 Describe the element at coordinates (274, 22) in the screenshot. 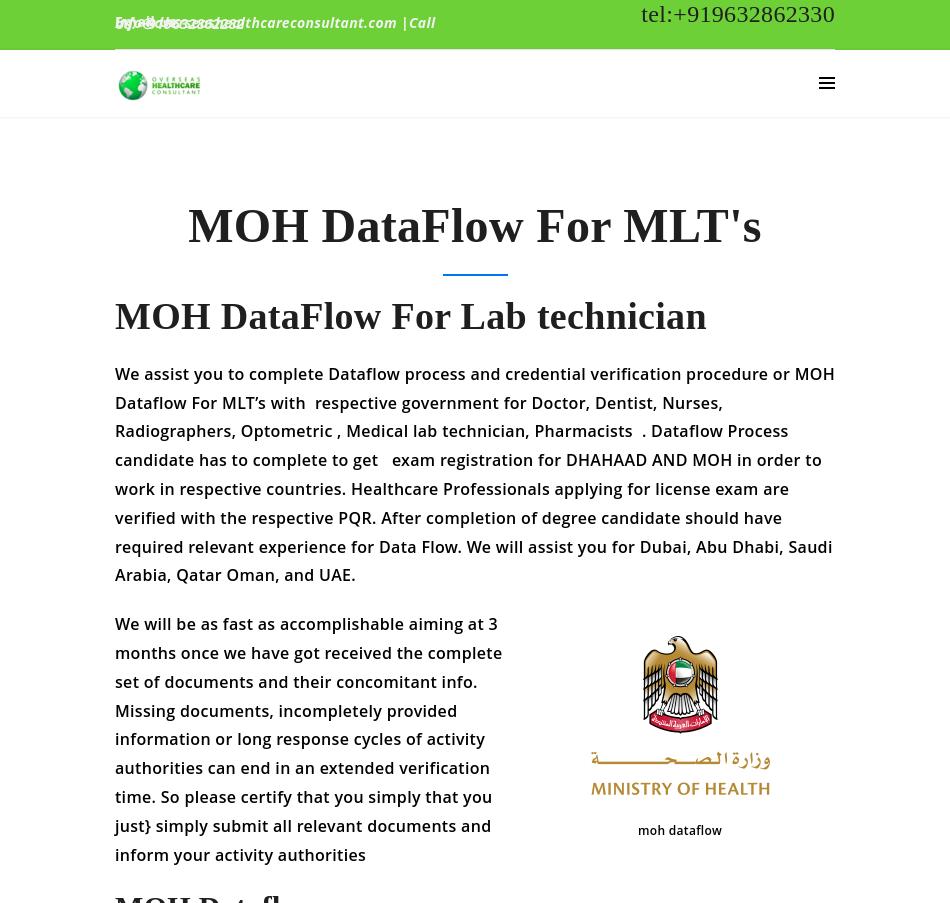

I see `'|Call Us:'` at that location.